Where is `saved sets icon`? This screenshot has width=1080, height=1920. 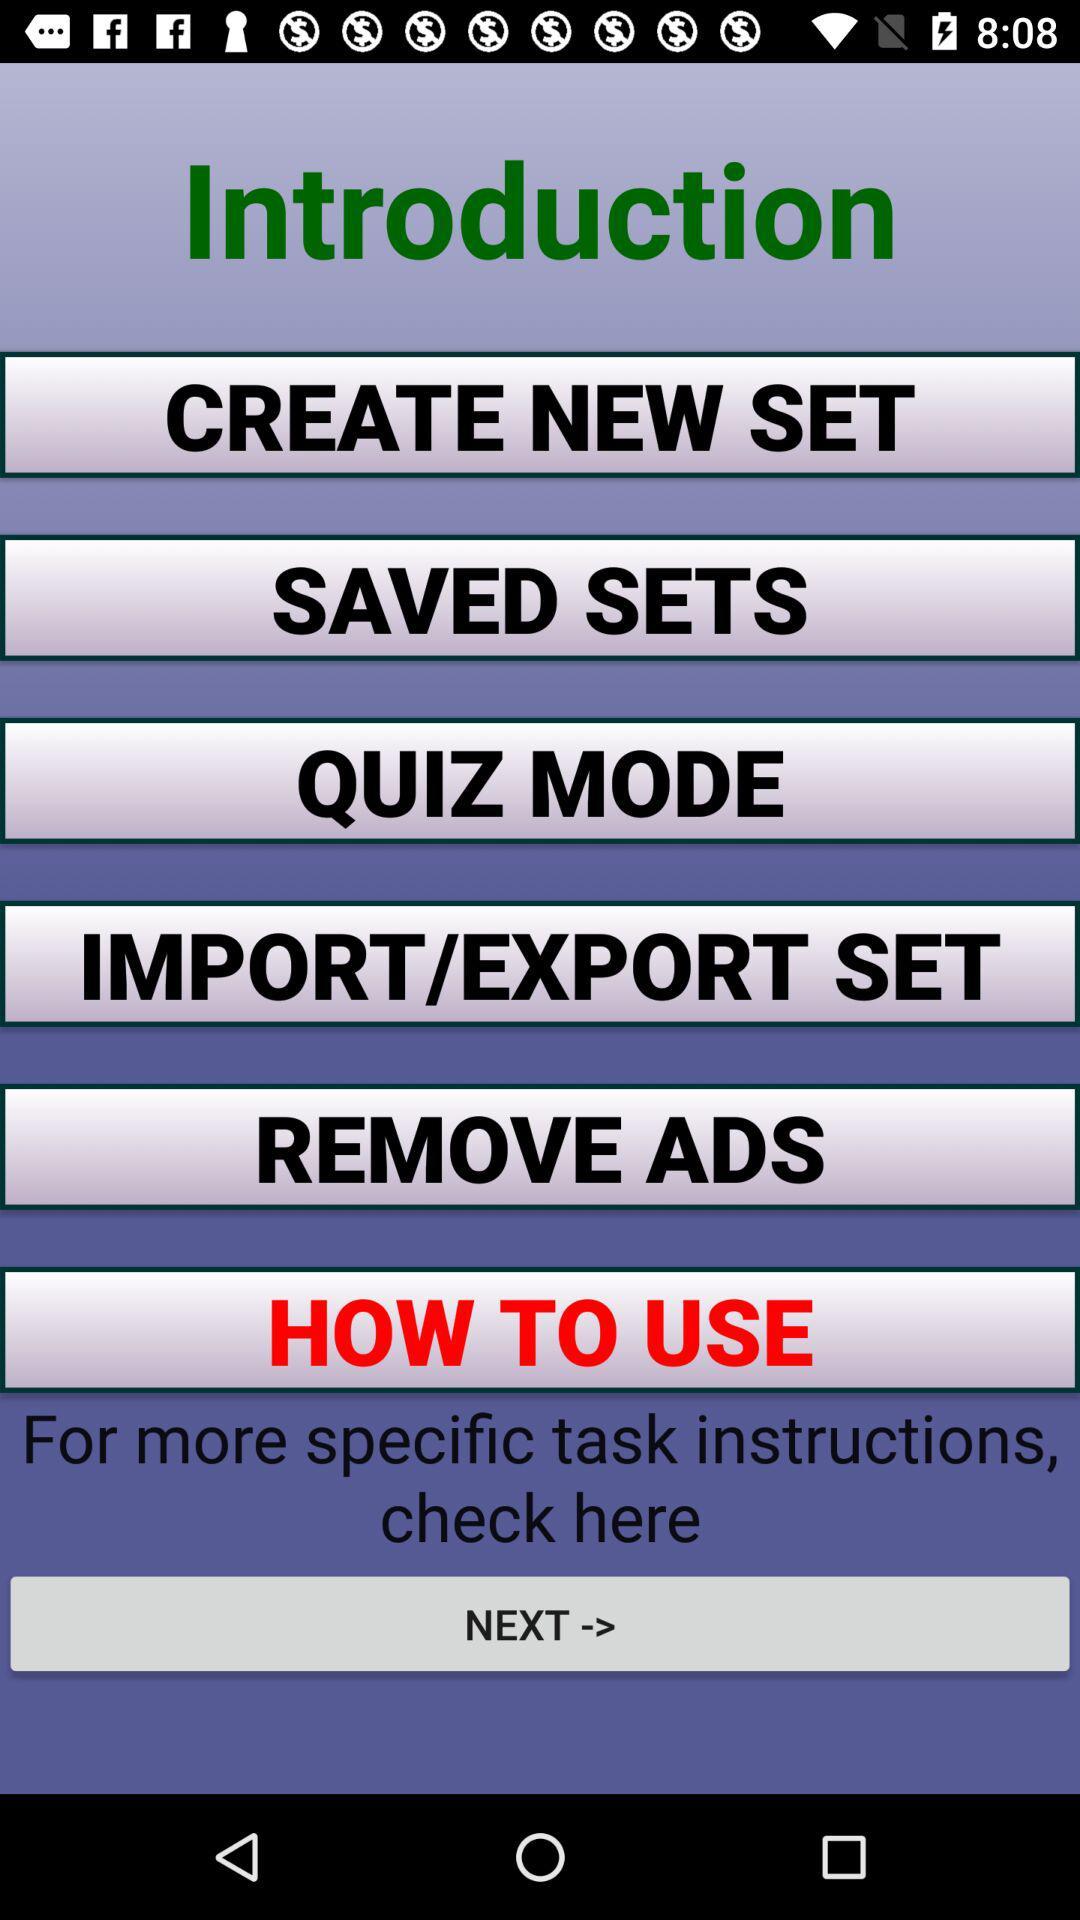
saved sets icon is located at coordinates (540, 596).